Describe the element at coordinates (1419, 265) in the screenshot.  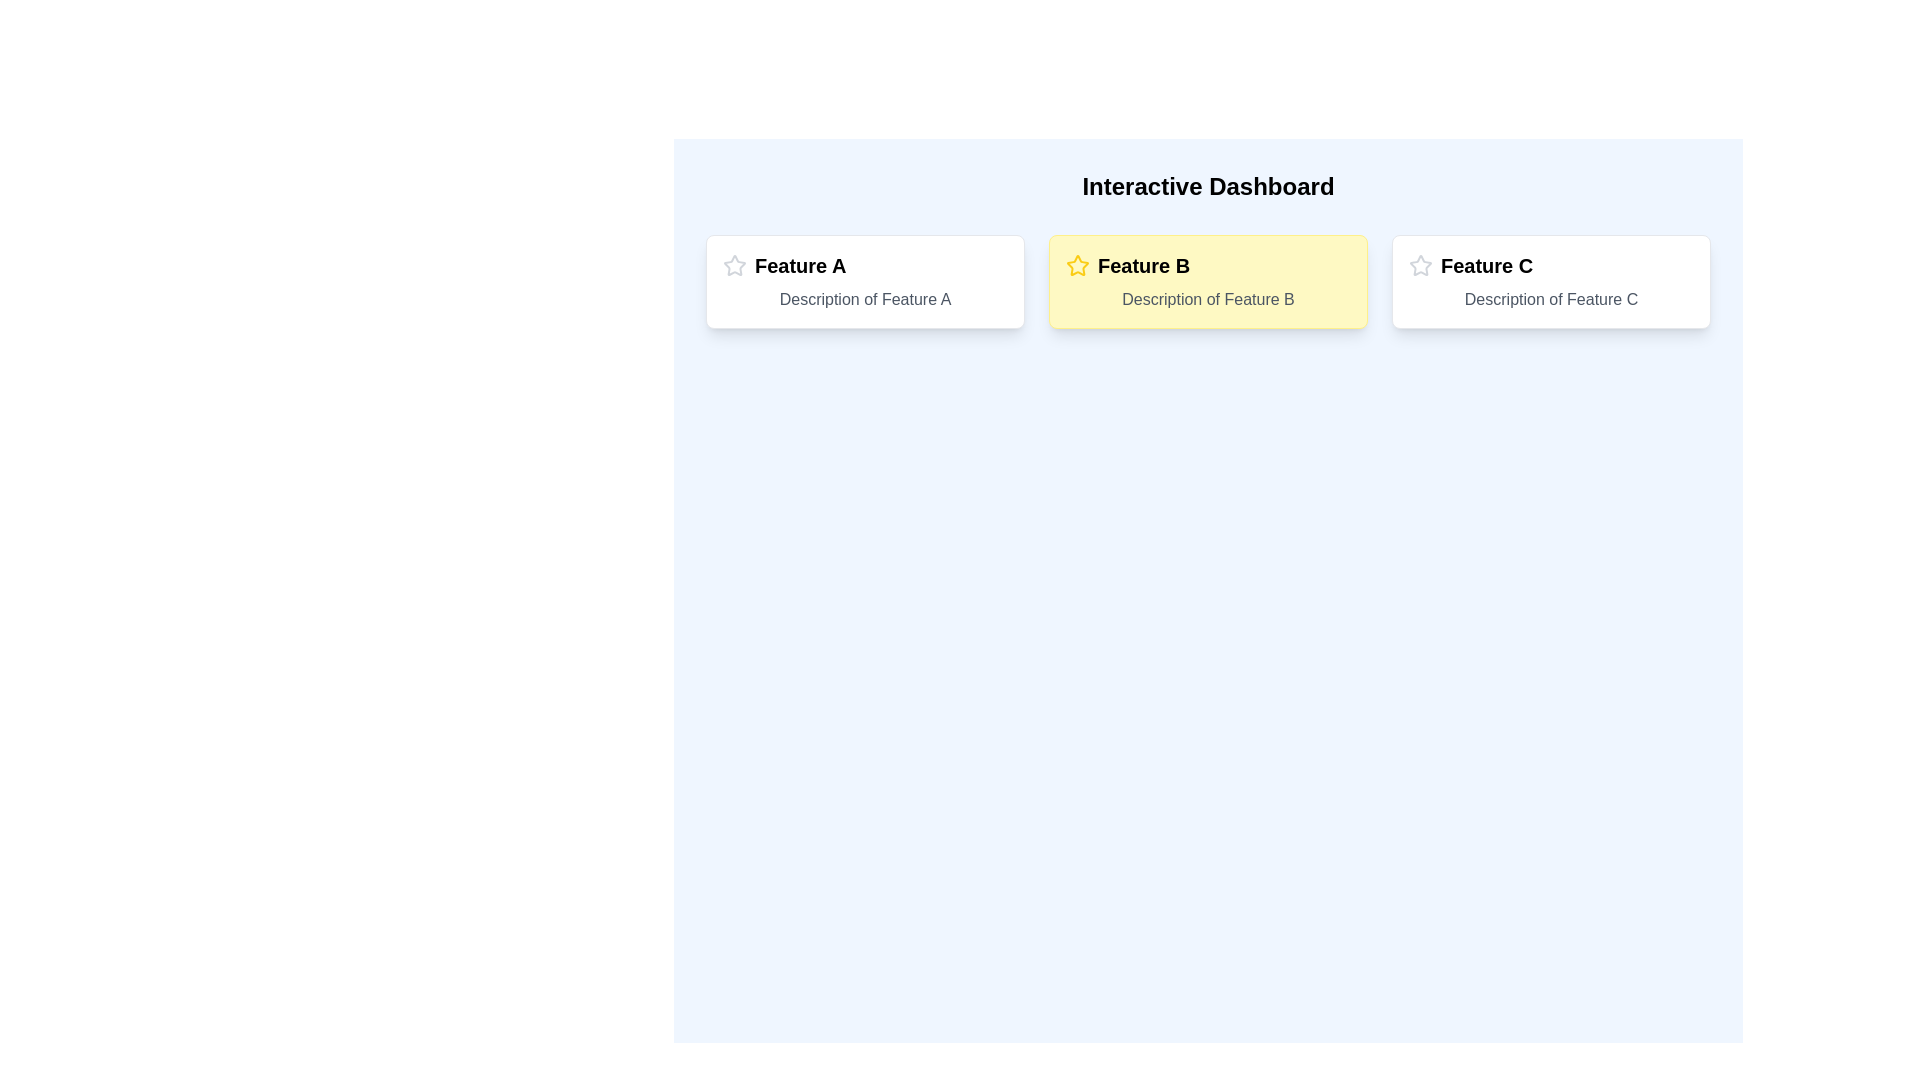
I see `the star icon located at the leftmost side of the third feature block labeled 'Feature C', which is positioned directly before the text 'Feature C' in the header` at that location.